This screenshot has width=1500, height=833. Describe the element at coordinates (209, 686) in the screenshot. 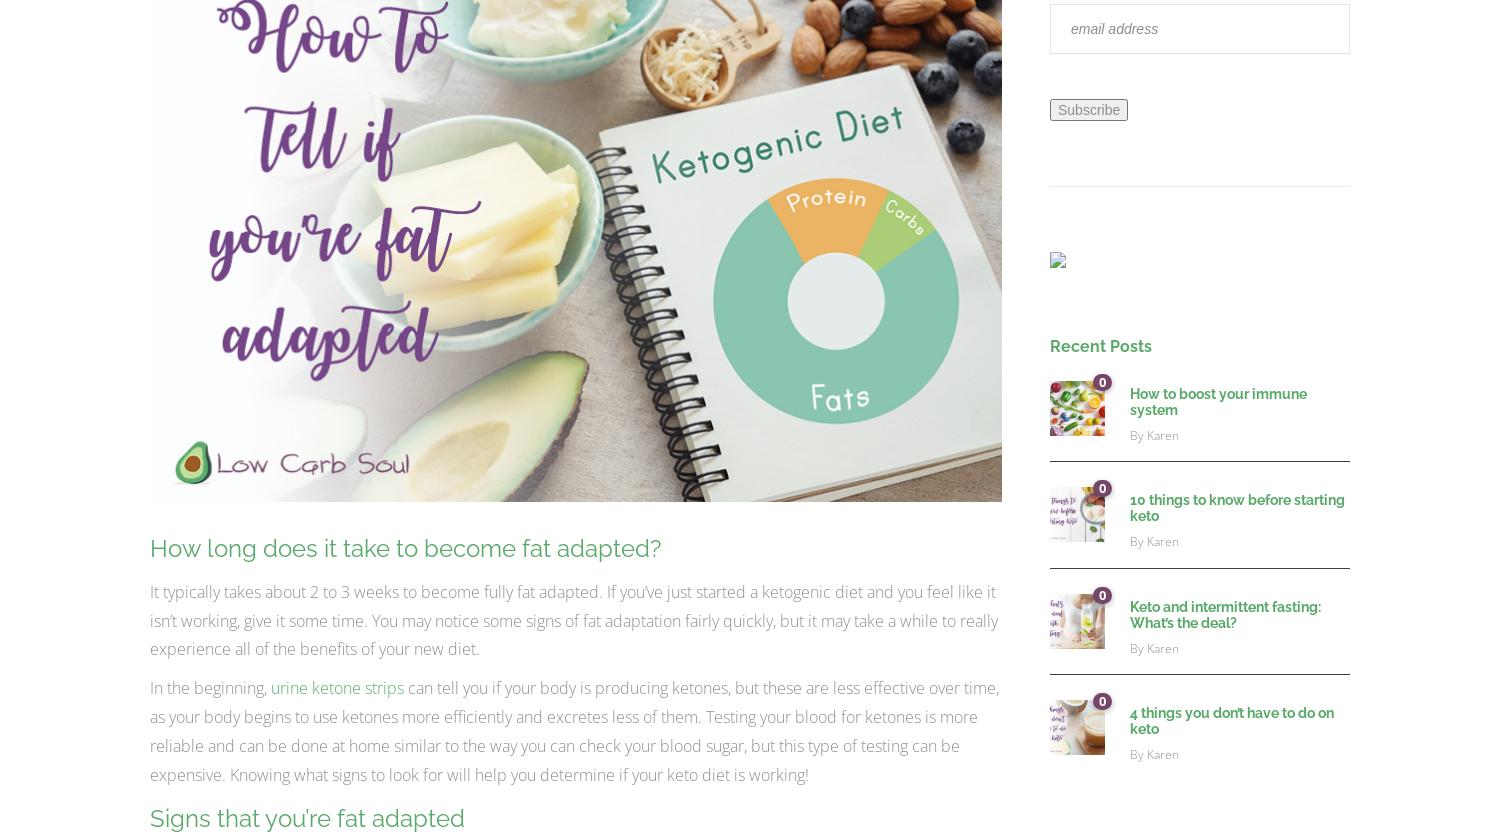

I see `'In the beginning,'` at that location.